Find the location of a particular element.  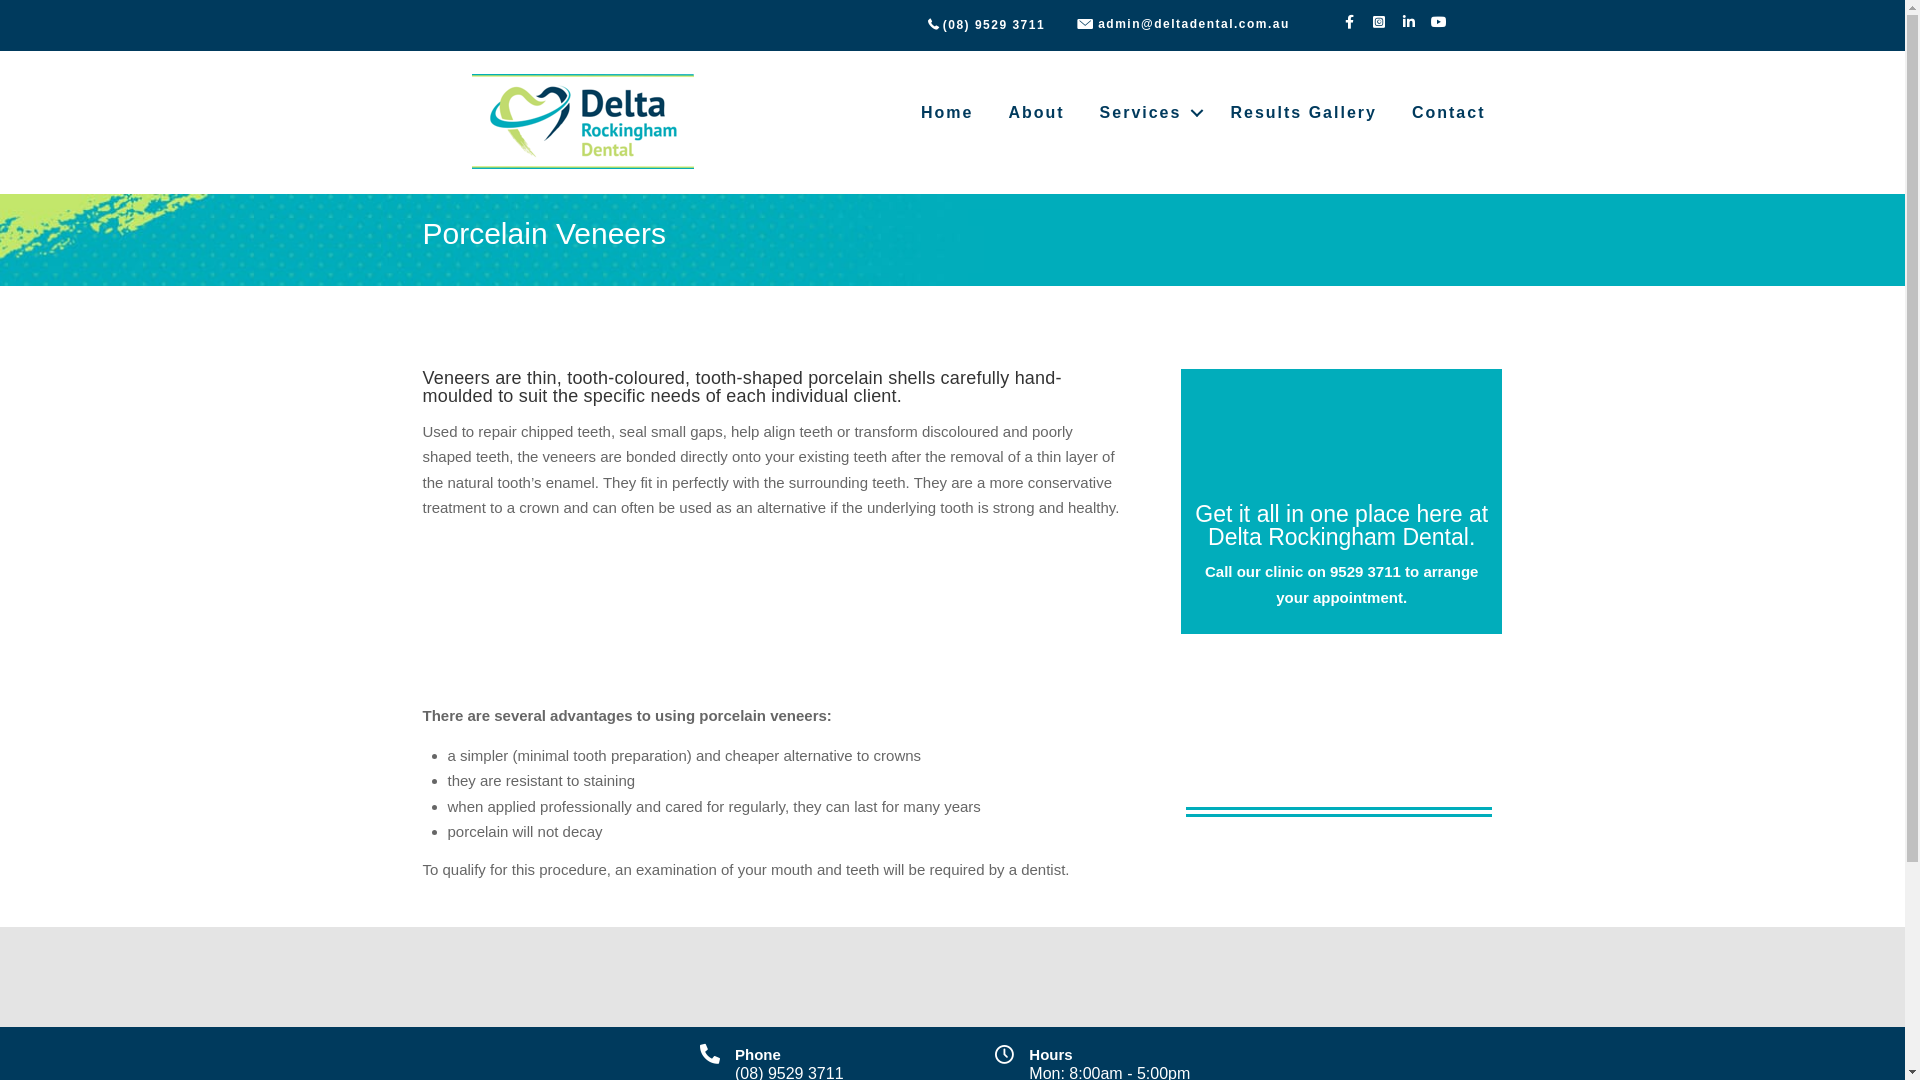

'(08) 9529 3711' is located at coordinates (993, 24).